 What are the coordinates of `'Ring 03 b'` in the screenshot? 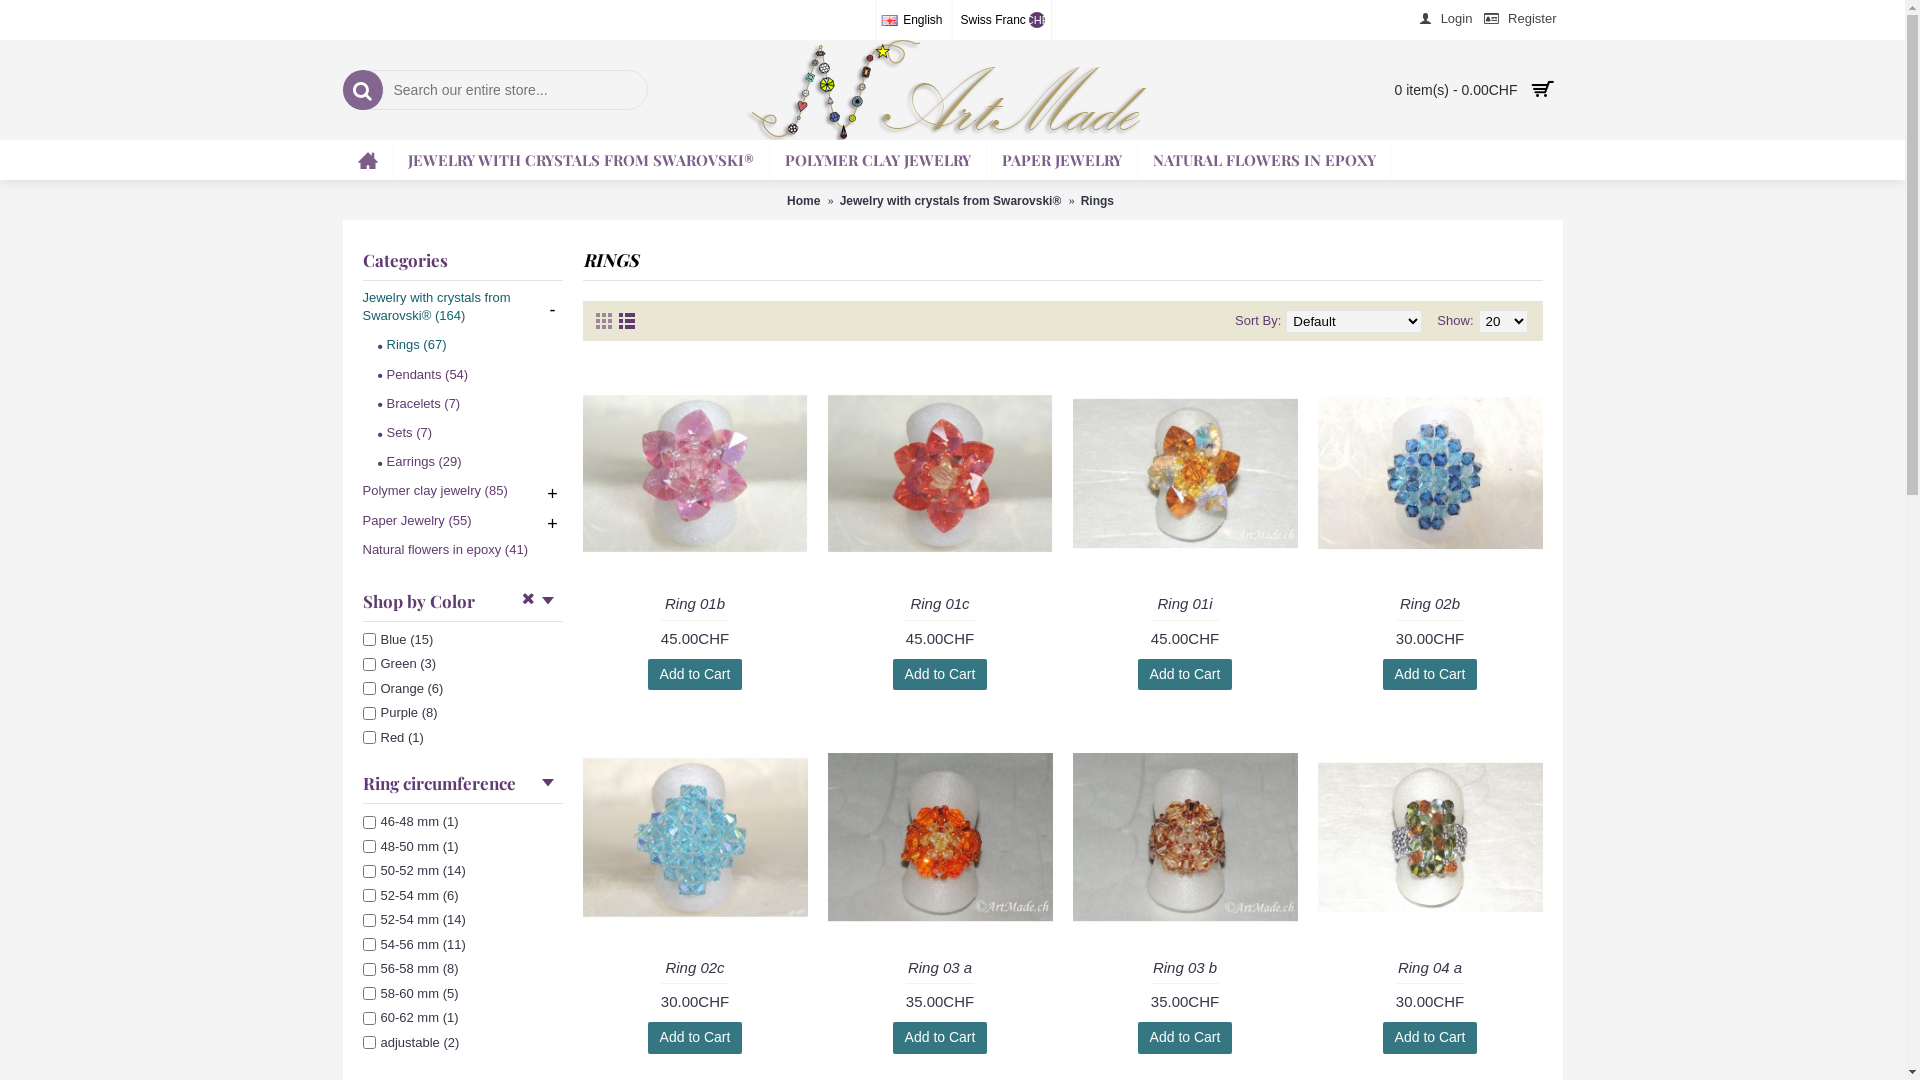 It's located at (1184, 966).